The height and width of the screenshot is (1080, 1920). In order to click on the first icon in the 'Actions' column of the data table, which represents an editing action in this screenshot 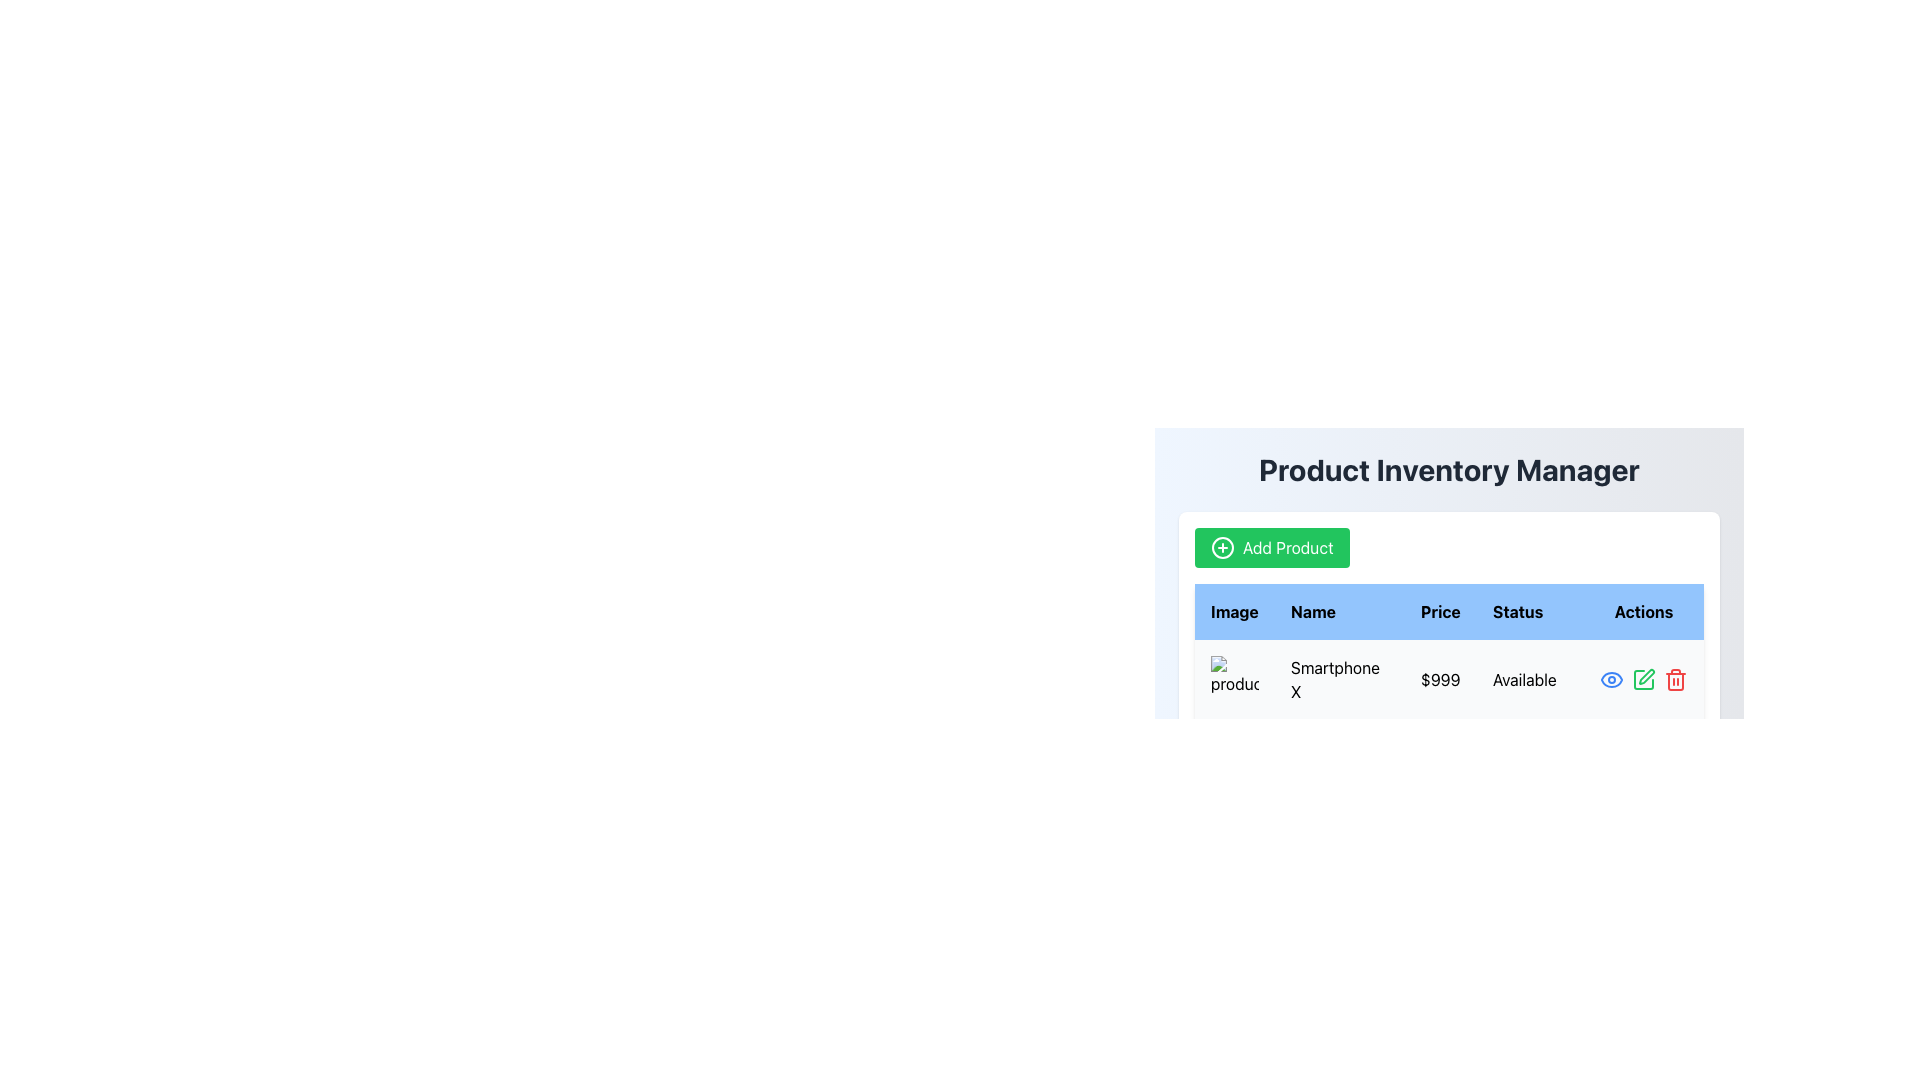, I will do `click(1643, 678)`.